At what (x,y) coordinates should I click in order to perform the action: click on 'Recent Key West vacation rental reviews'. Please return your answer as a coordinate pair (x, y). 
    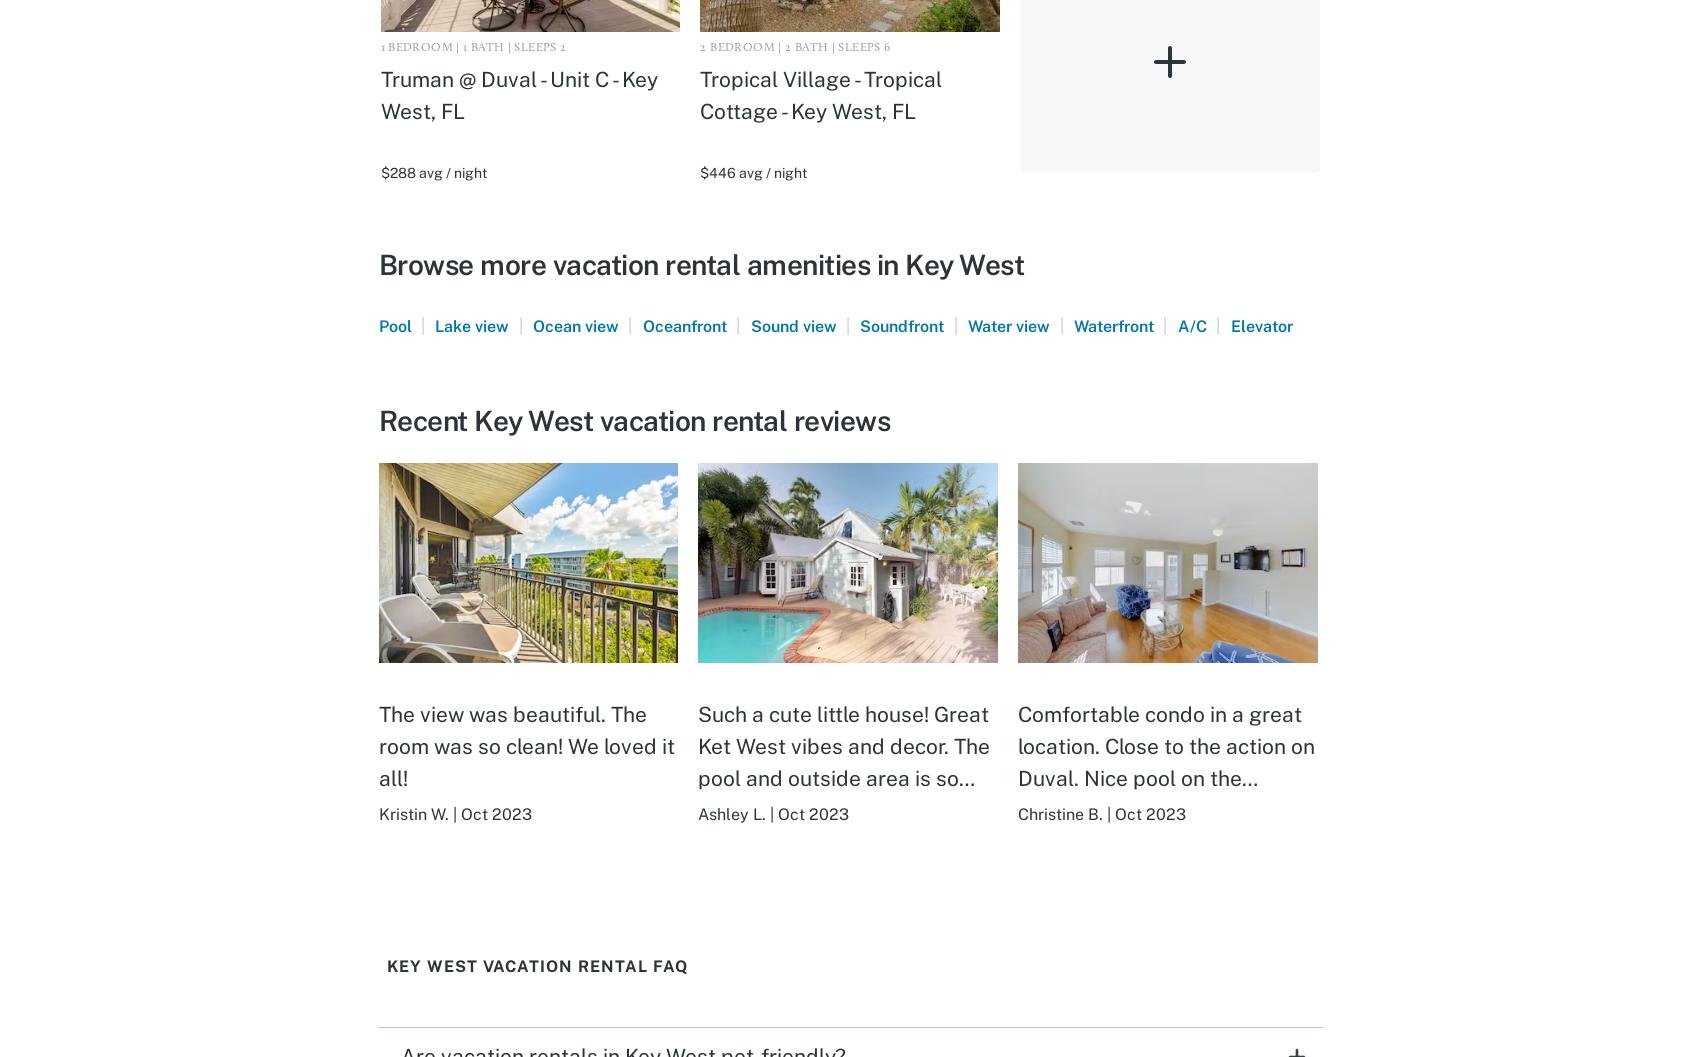
    Looking at the image, I should click on (376, 418).